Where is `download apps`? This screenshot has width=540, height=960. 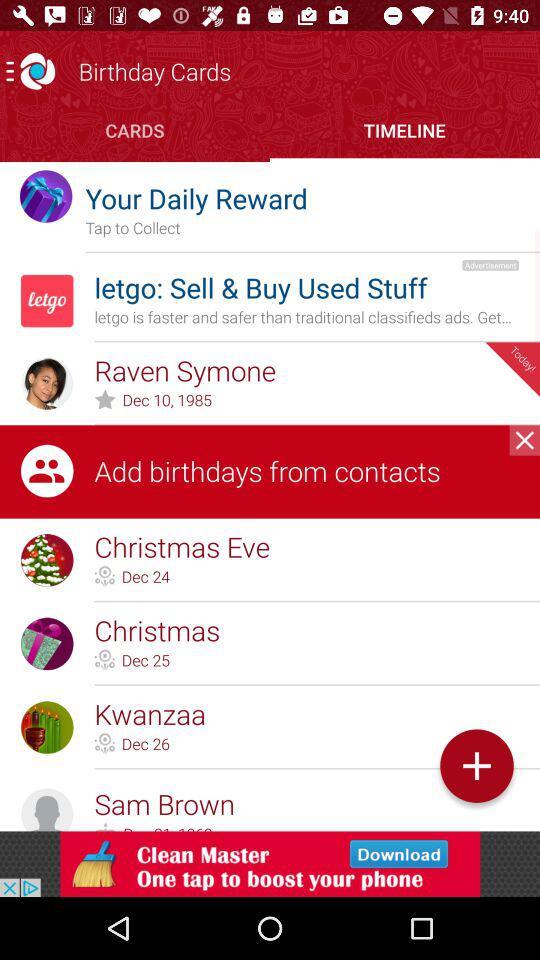 download apps is located at coordinates (270, 863).